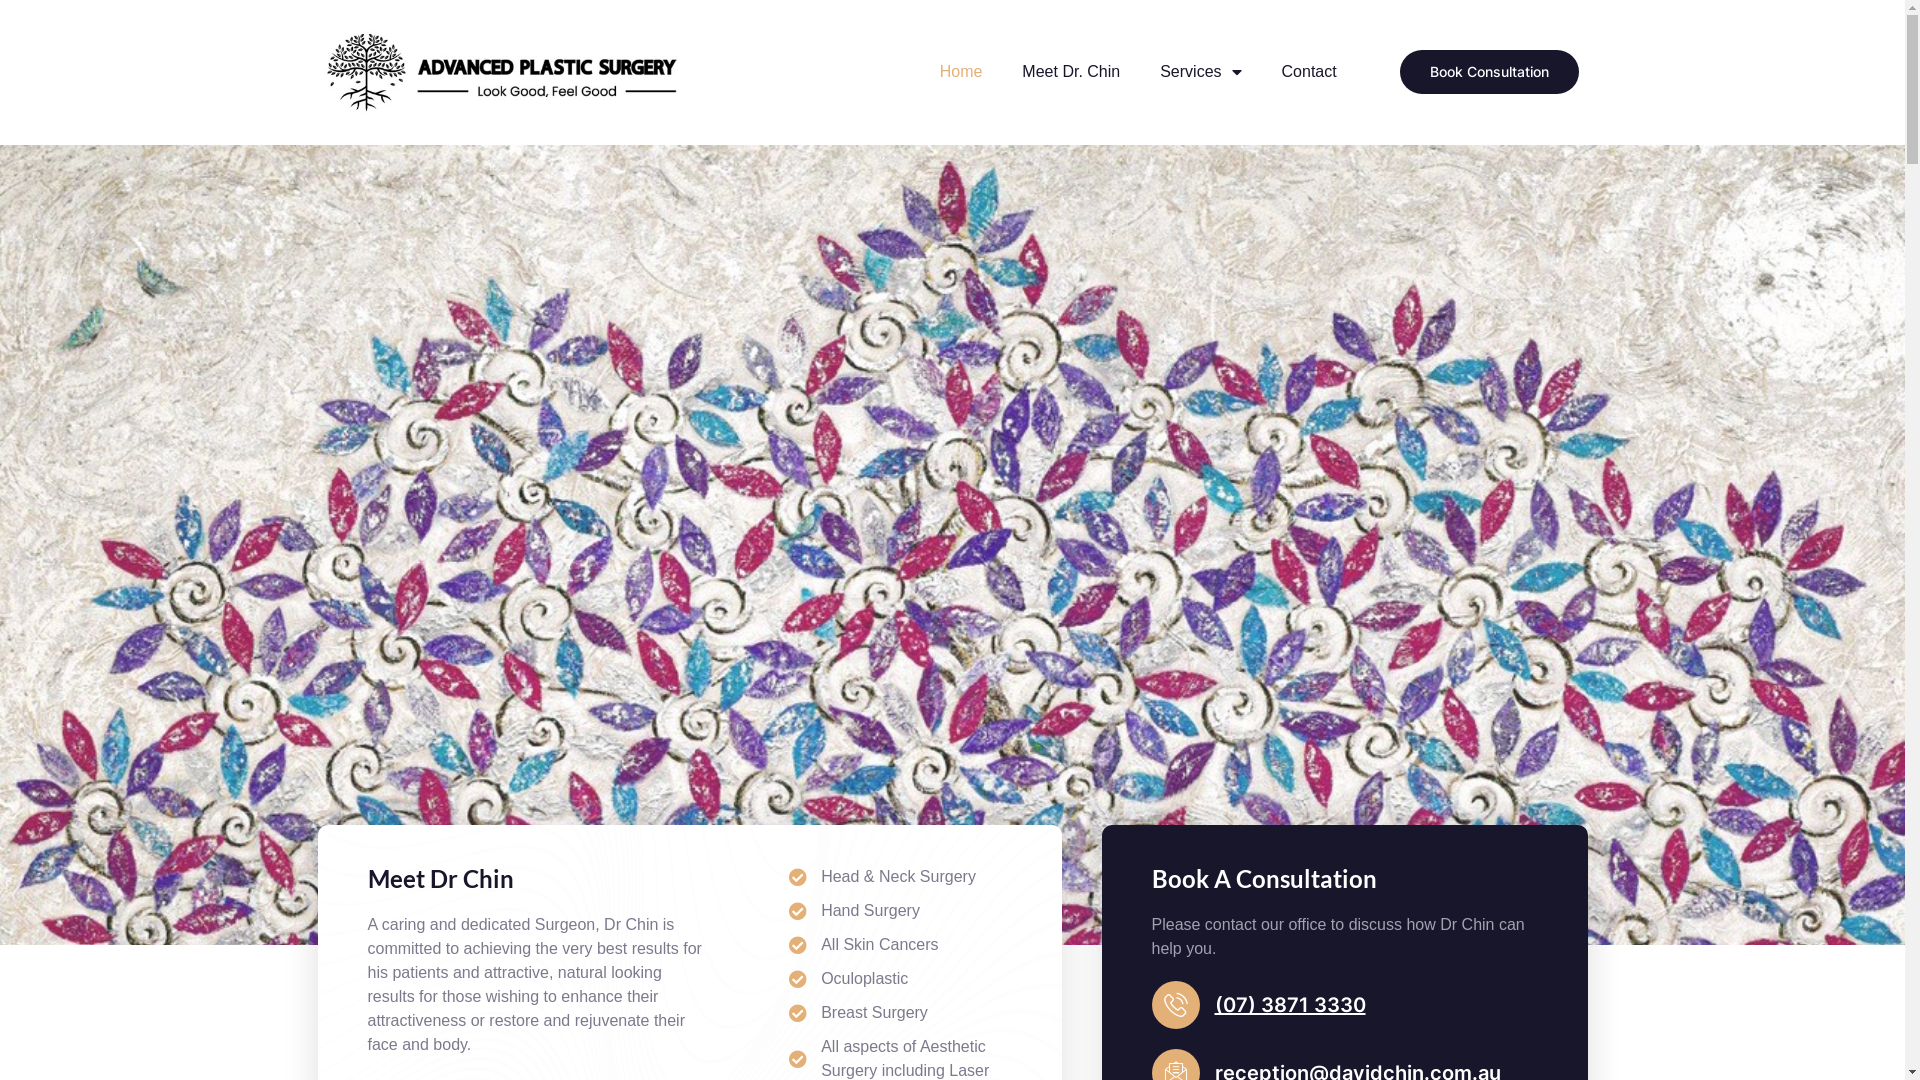 This screenshot has height=1080, width=1920. I want to click on 'Contact', so click(1309, 71).